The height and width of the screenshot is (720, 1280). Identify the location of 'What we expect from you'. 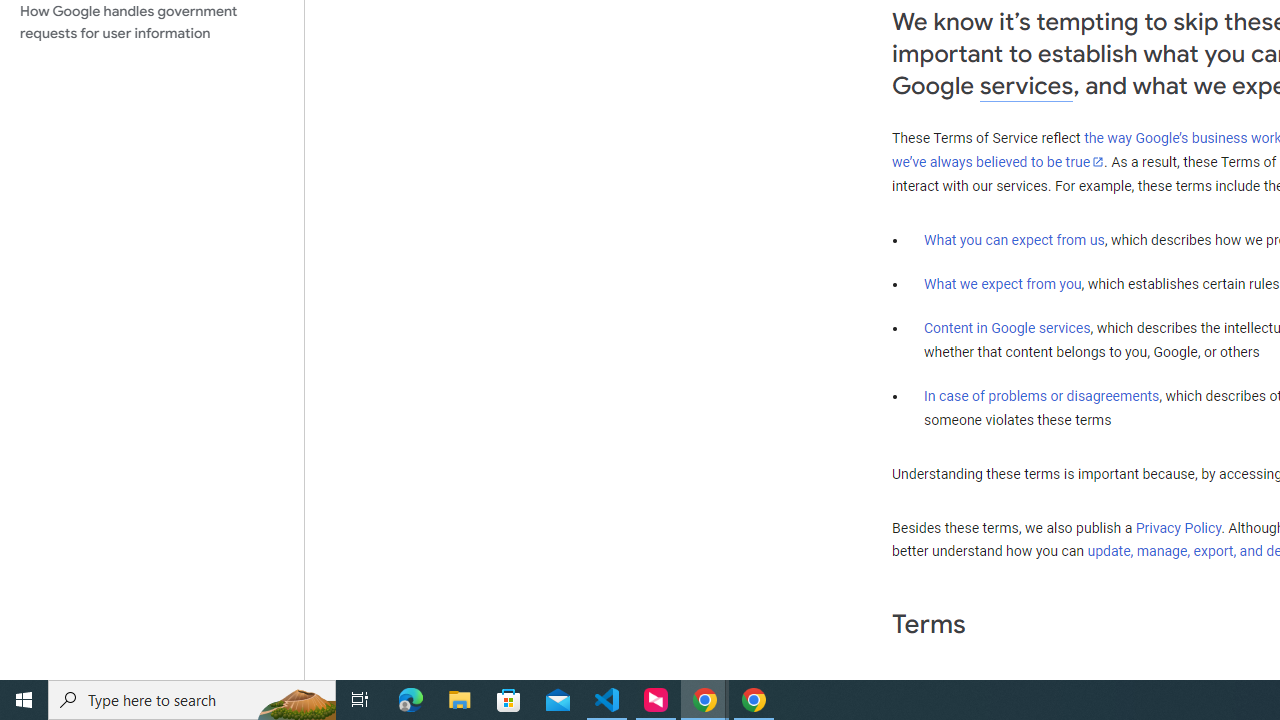
(1002, 284).